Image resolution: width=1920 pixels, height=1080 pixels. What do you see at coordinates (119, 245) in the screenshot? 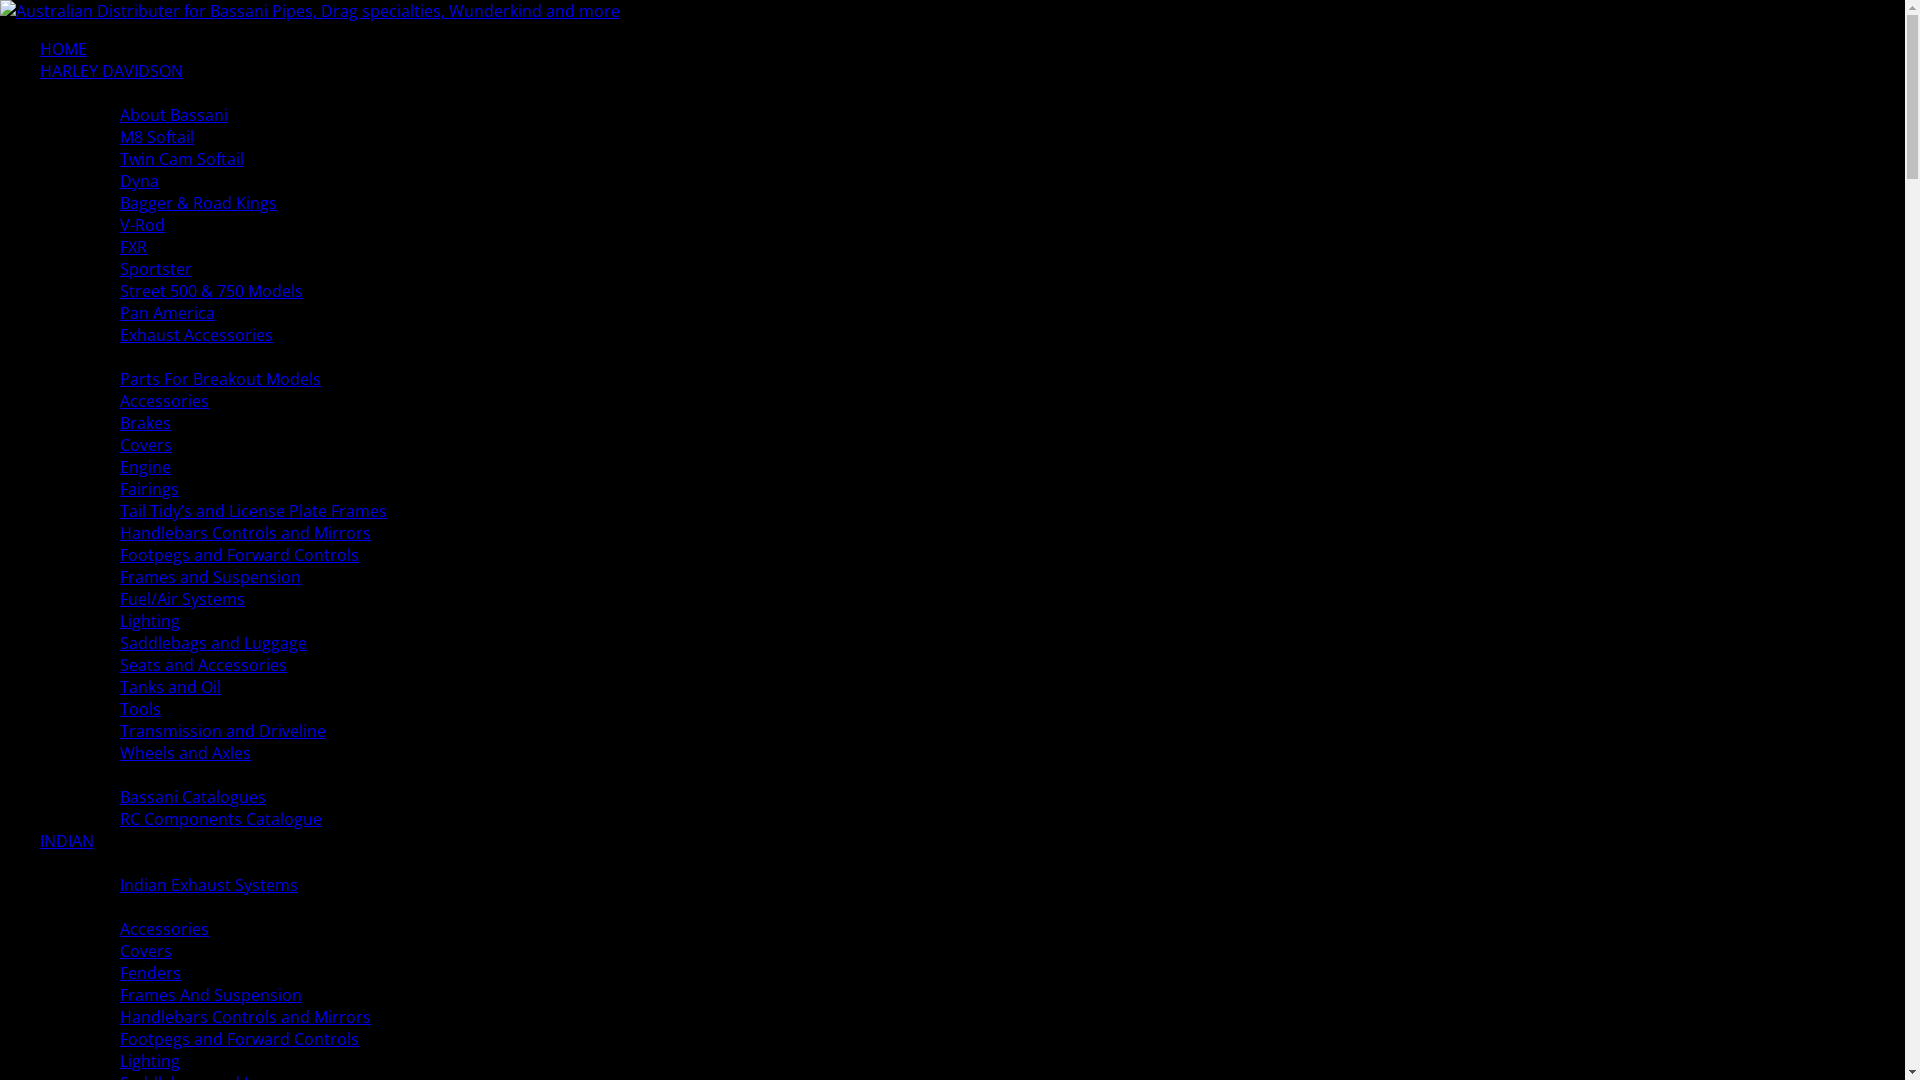
I see `'FXR'` at bounding box center [119, 245].